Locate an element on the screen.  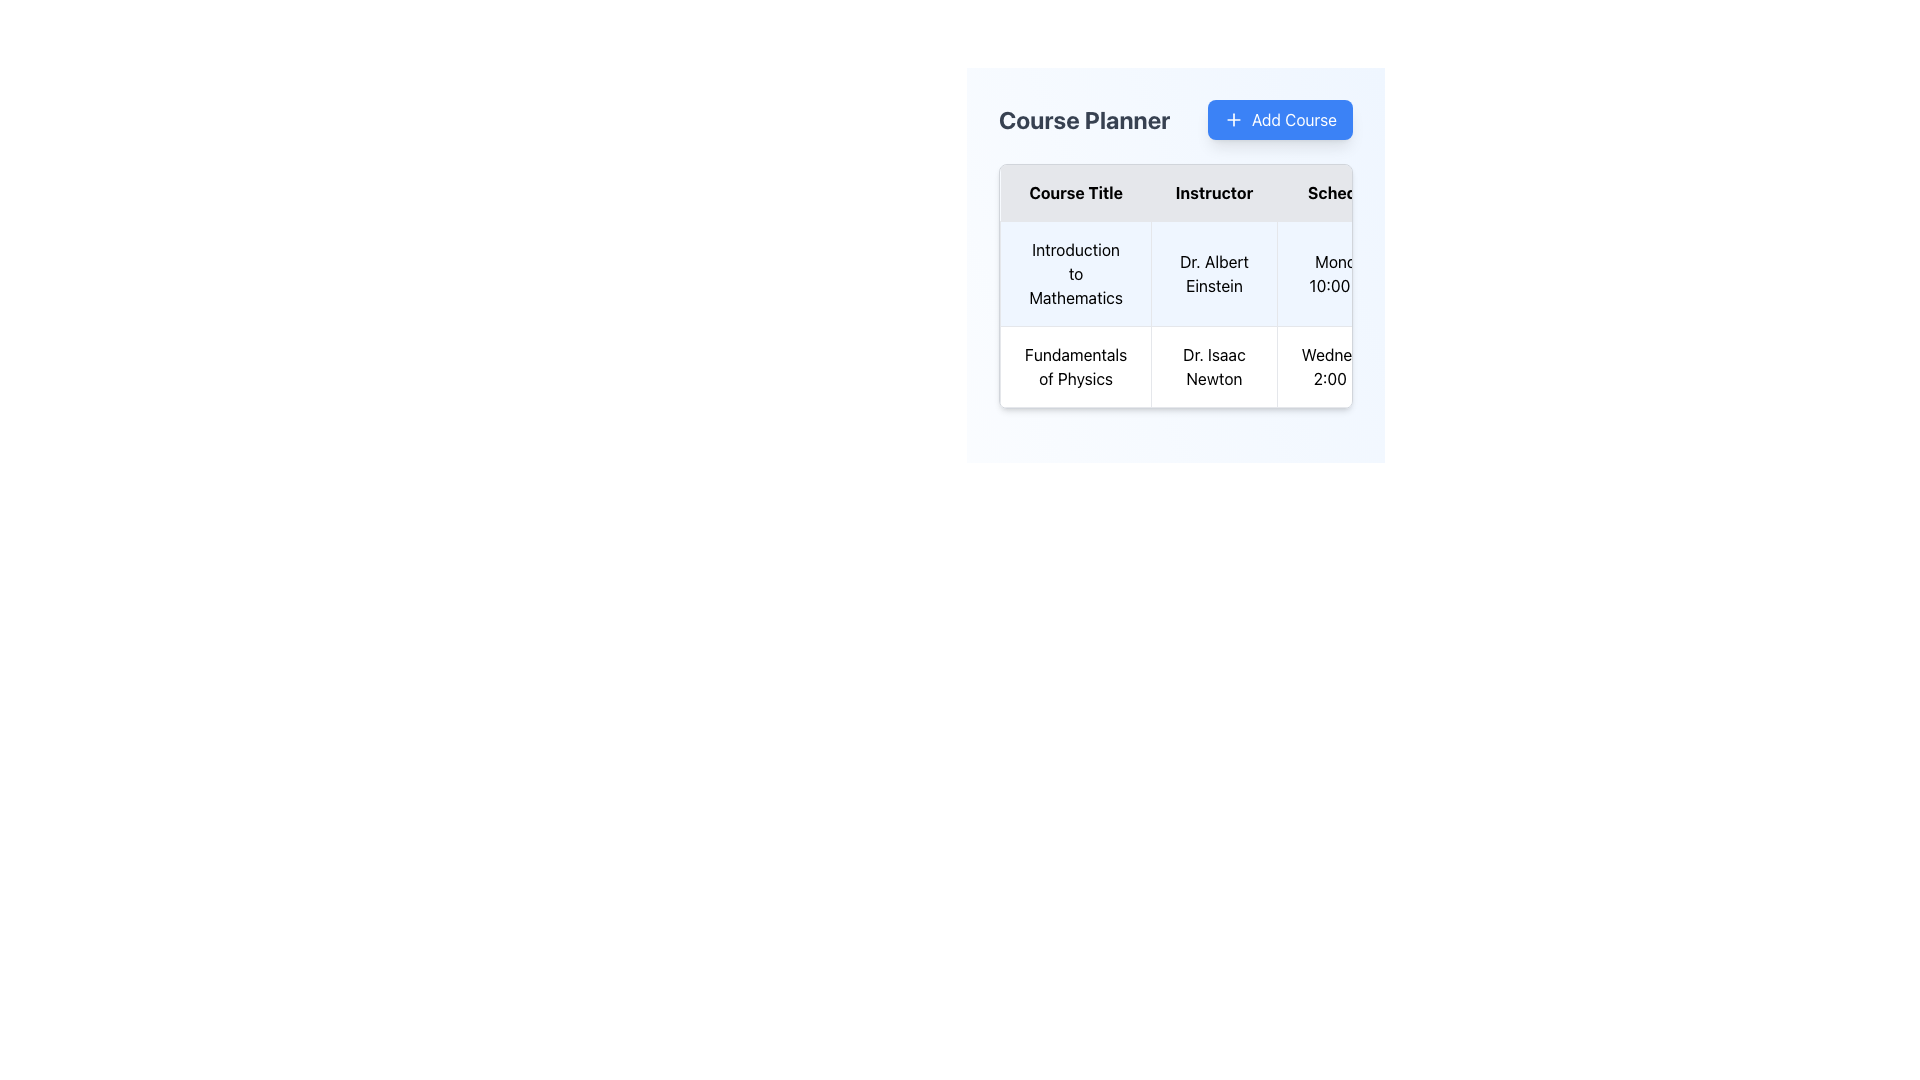
the text field displaying the title 'Fundamentals of Physics', which is styled with black text on a white background and is located in the second row of a table under the column 'Course Title' is located at coordinates (1075, 366).